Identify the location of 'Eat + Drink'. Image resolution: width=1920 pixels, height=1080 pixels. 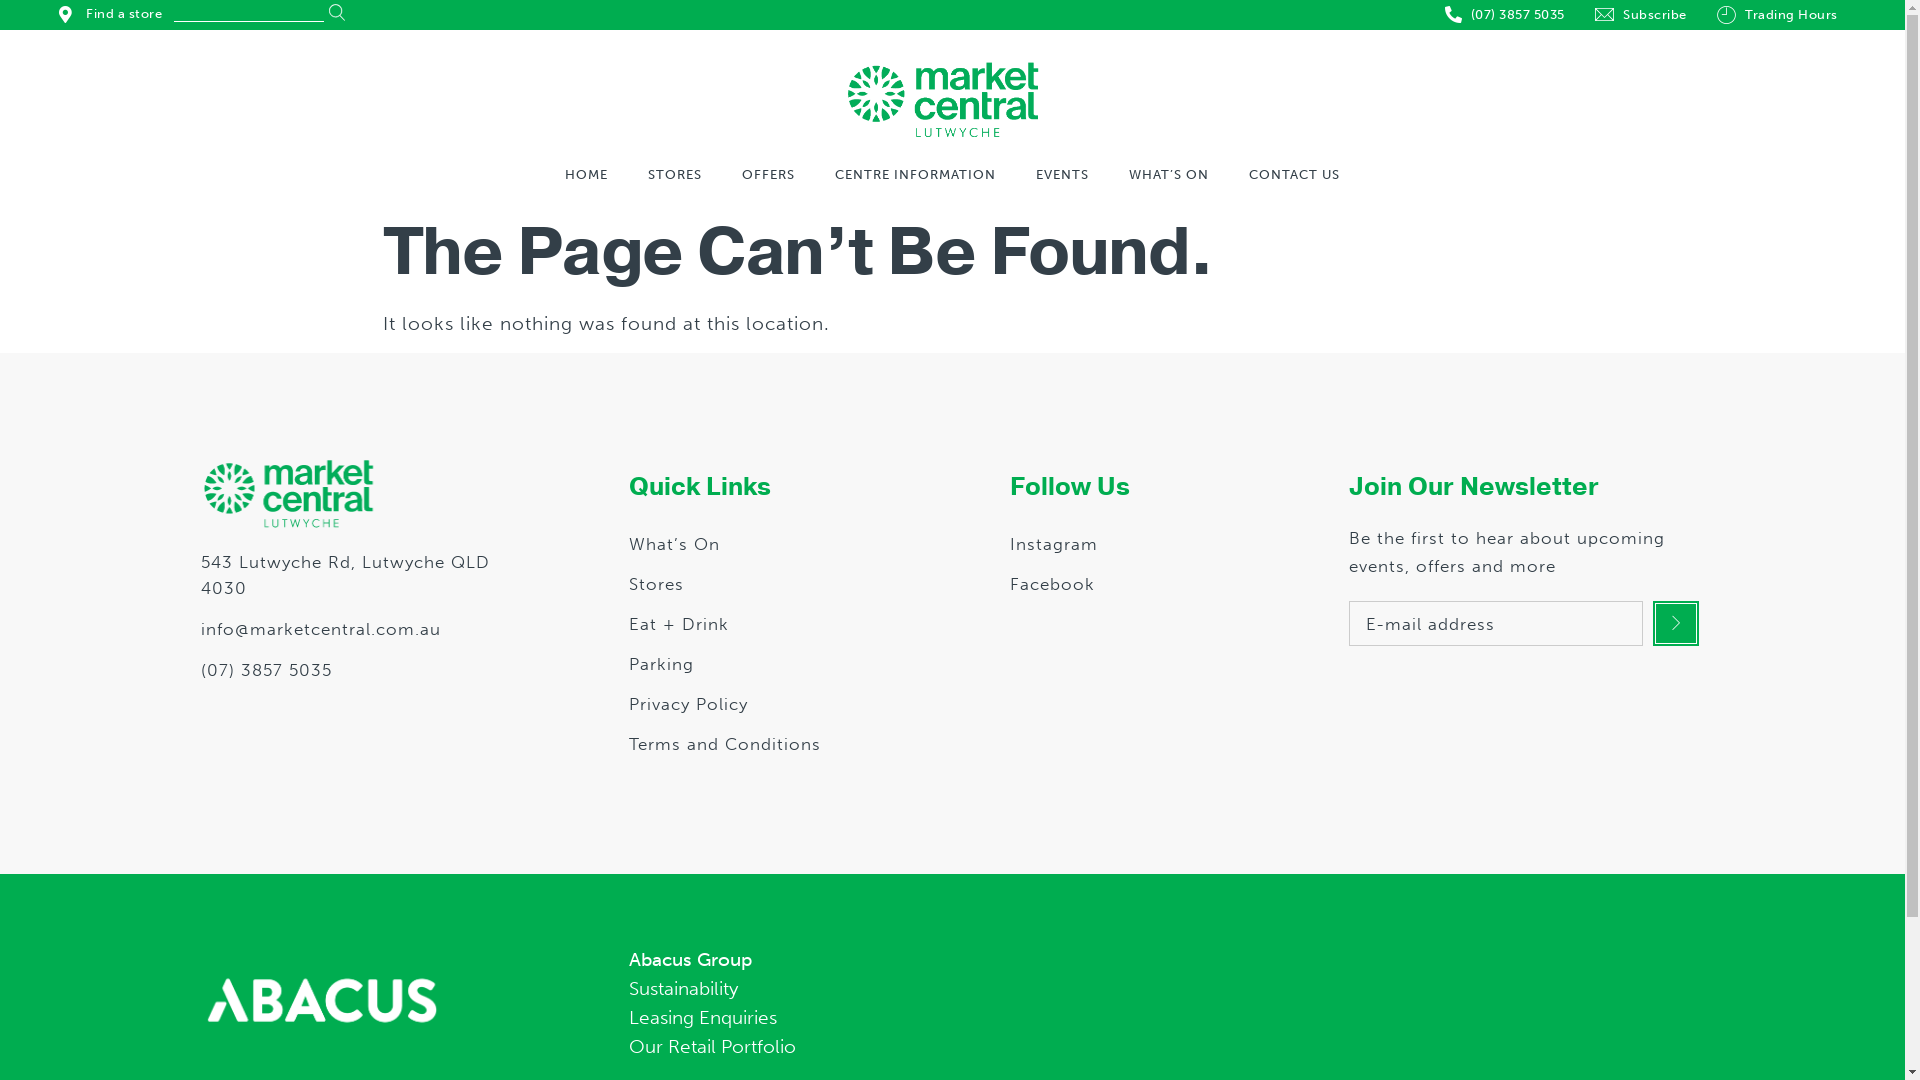
(678, 623).